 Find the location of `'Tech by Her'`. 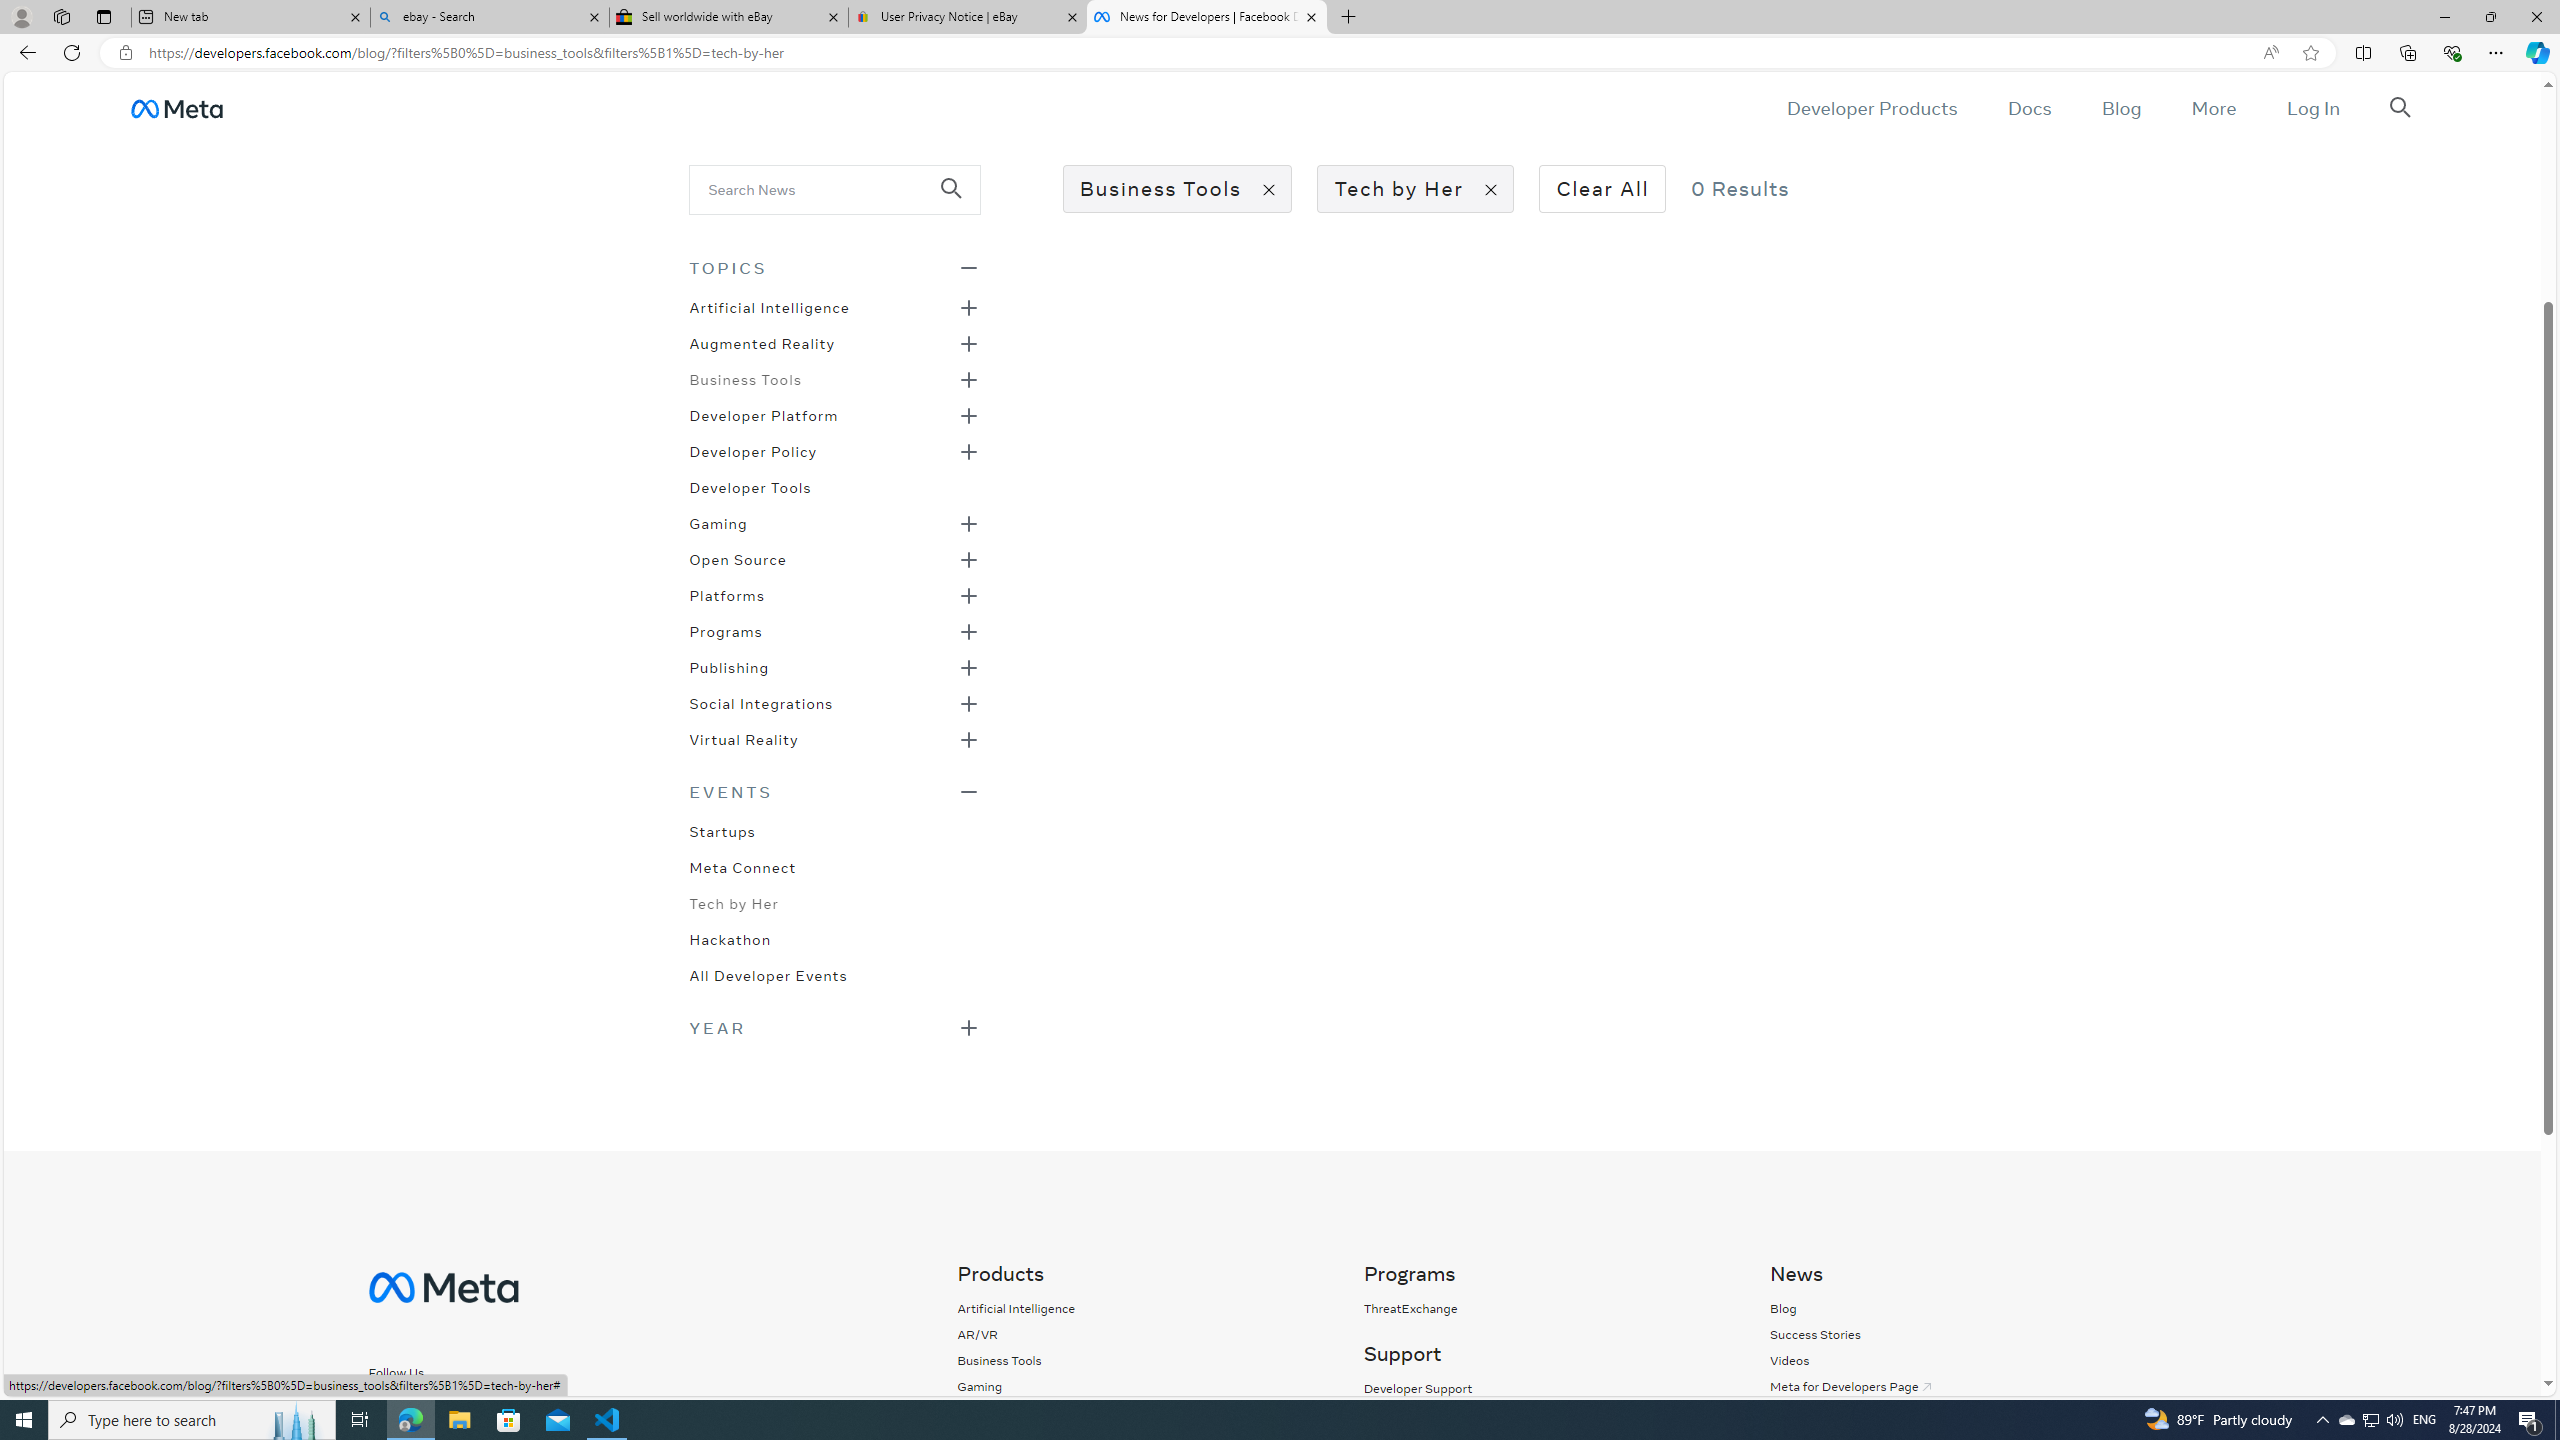

'Tech by Her' is located at coordinates (733, 901).